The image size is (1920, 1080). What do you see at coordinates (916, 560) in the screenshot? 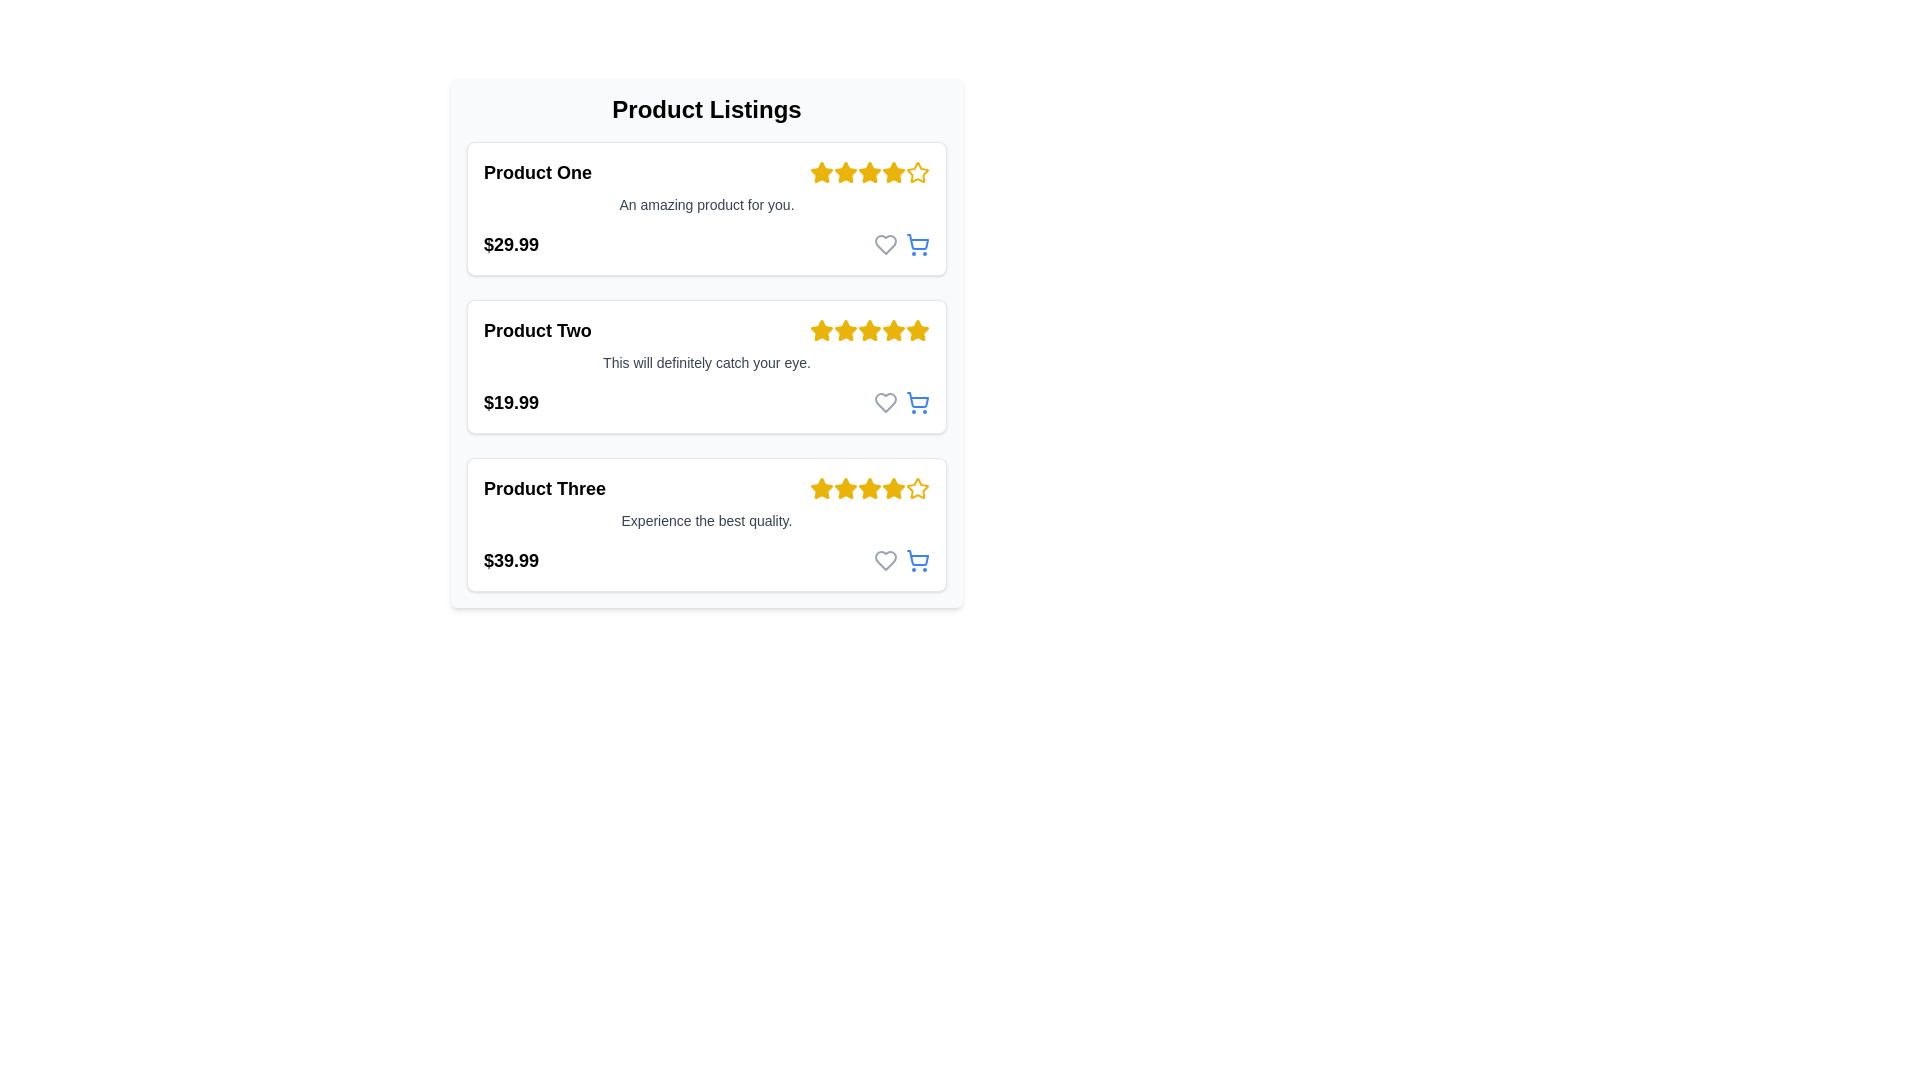
I see `the bright blue shopping cart icon located at the bottom-right corner of the 'Product Three' card` at bounding box center [916, 560].